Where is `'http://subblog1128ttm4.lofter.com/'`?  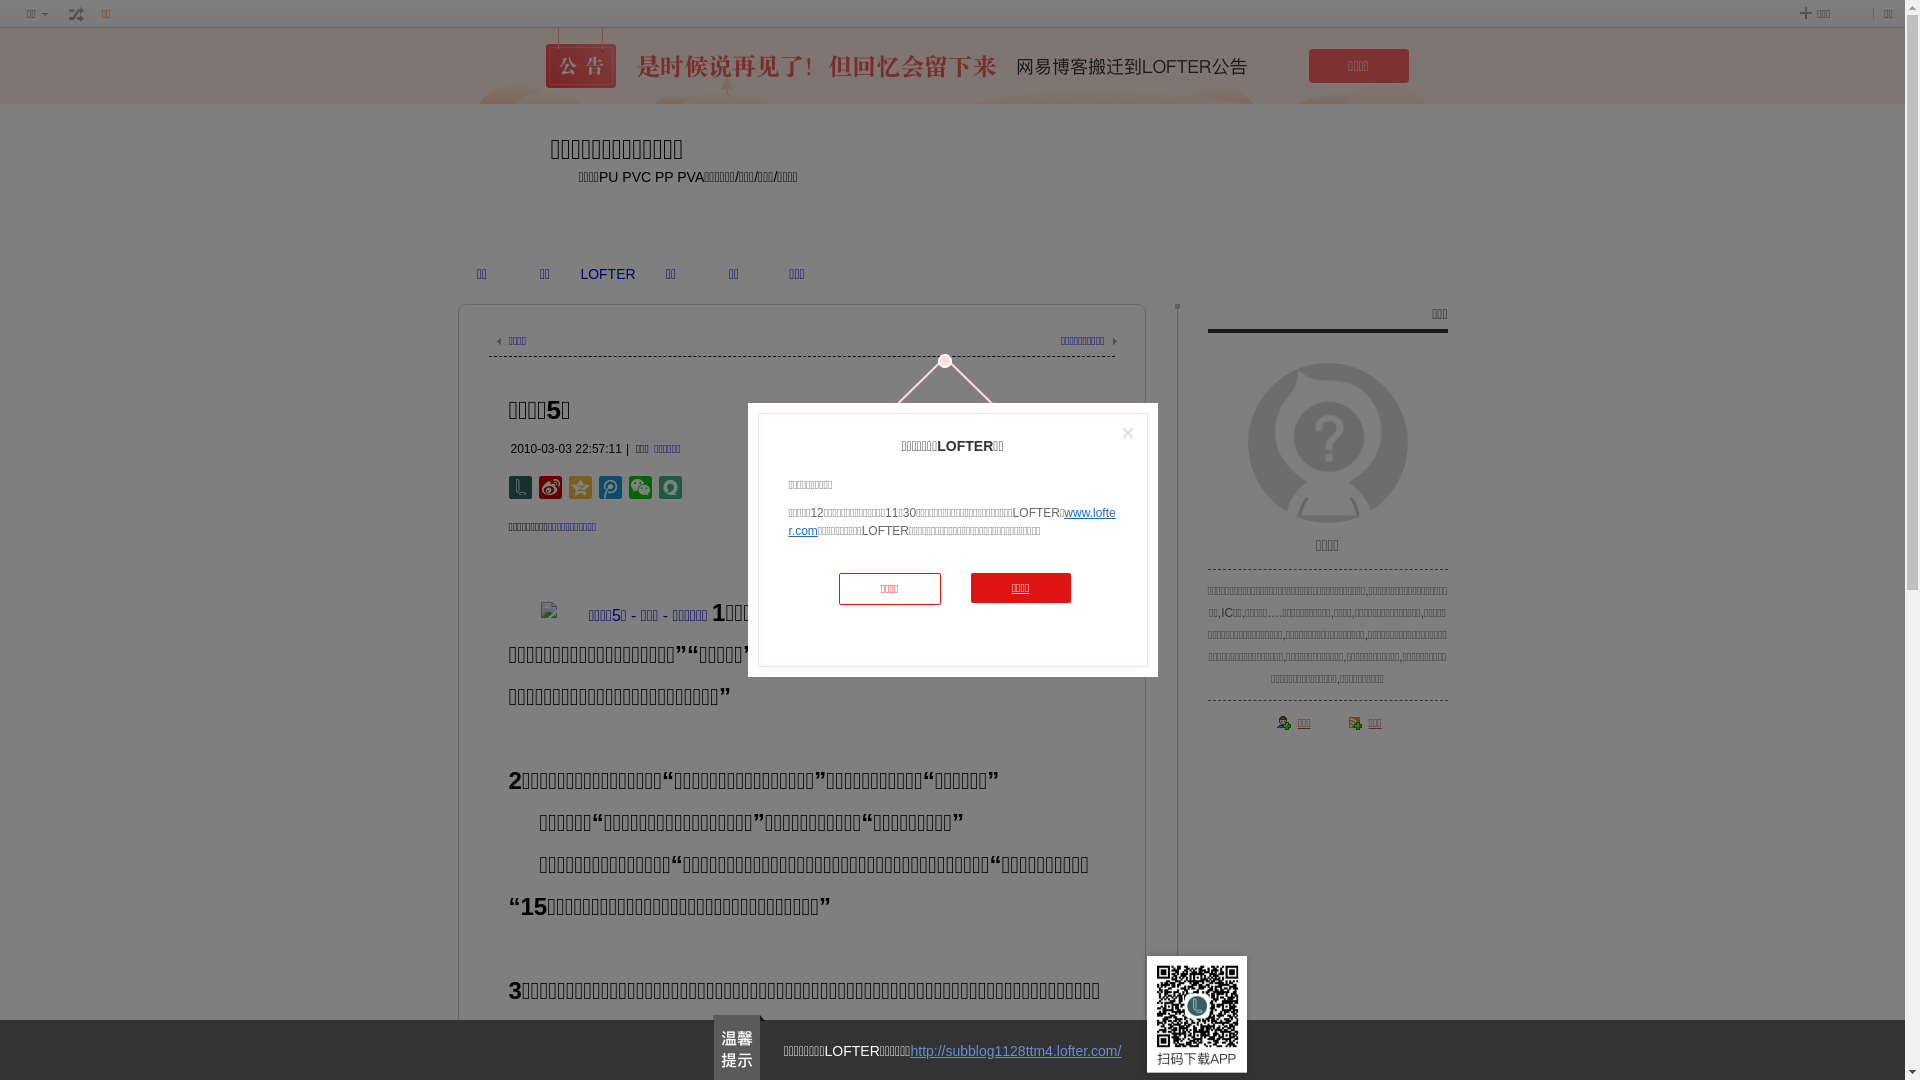 'http://subblog1128ttm4.lofter.com/' is located at coordinates (1015, 1049).